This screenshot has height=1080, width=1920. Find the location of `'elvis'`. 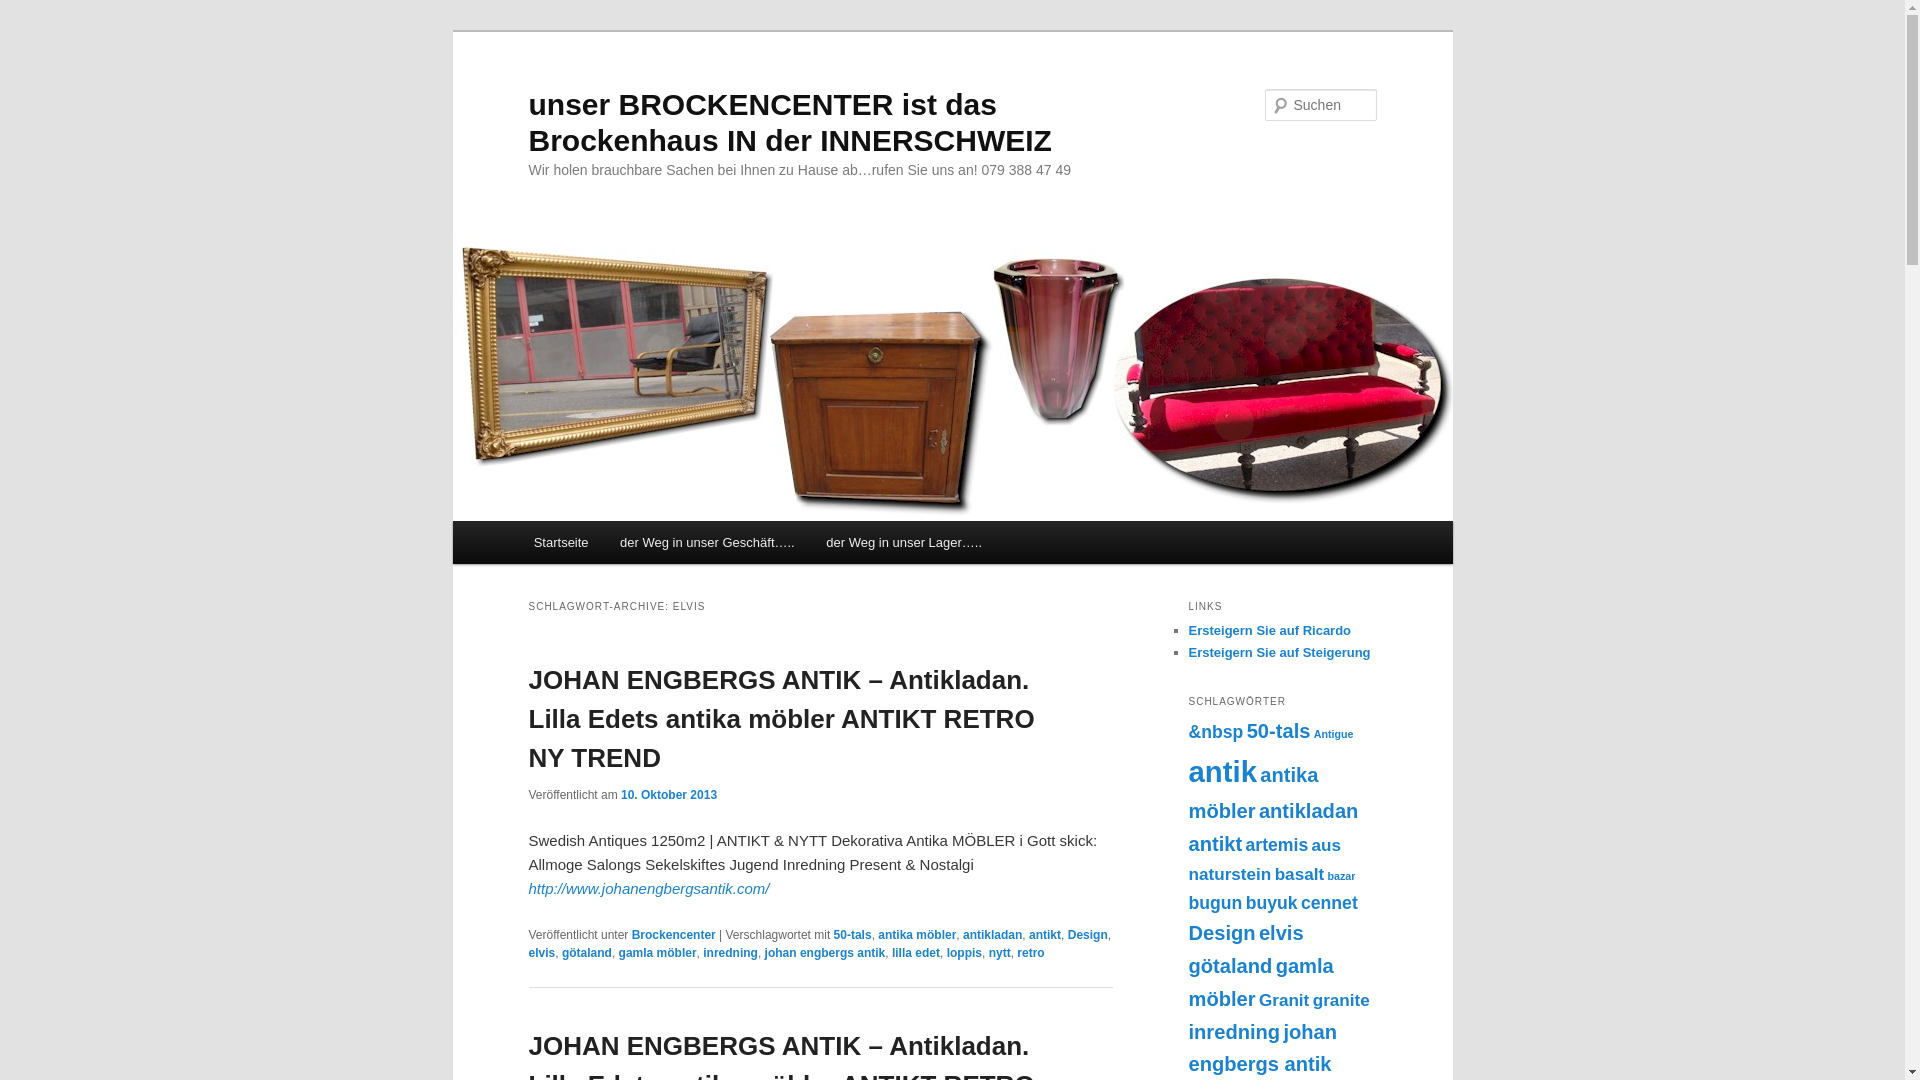

'elvis' is located at coordinates (541, 951).